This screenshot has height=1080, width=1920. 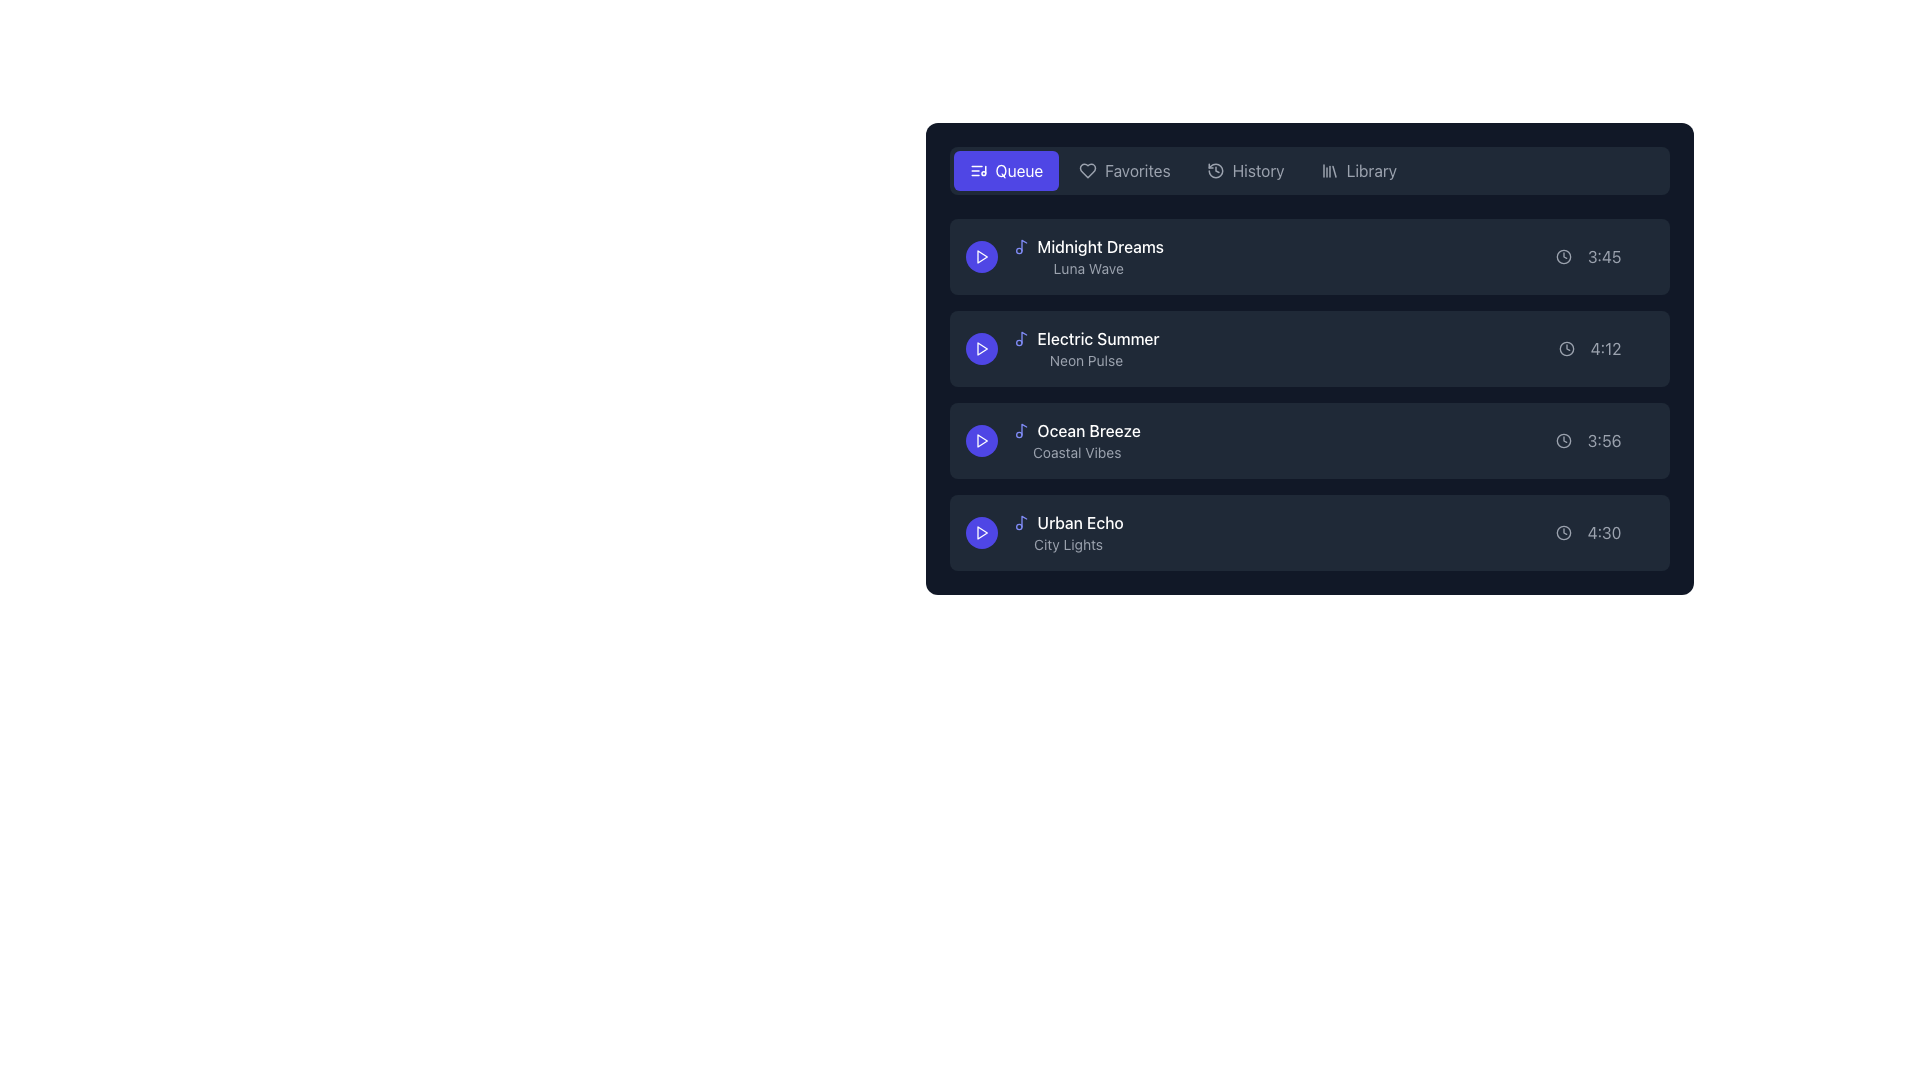 I want to click on the vertical line of the music note icon's stem, which is part of the circular shape forming the note's body, so click(x=1023, y=336).